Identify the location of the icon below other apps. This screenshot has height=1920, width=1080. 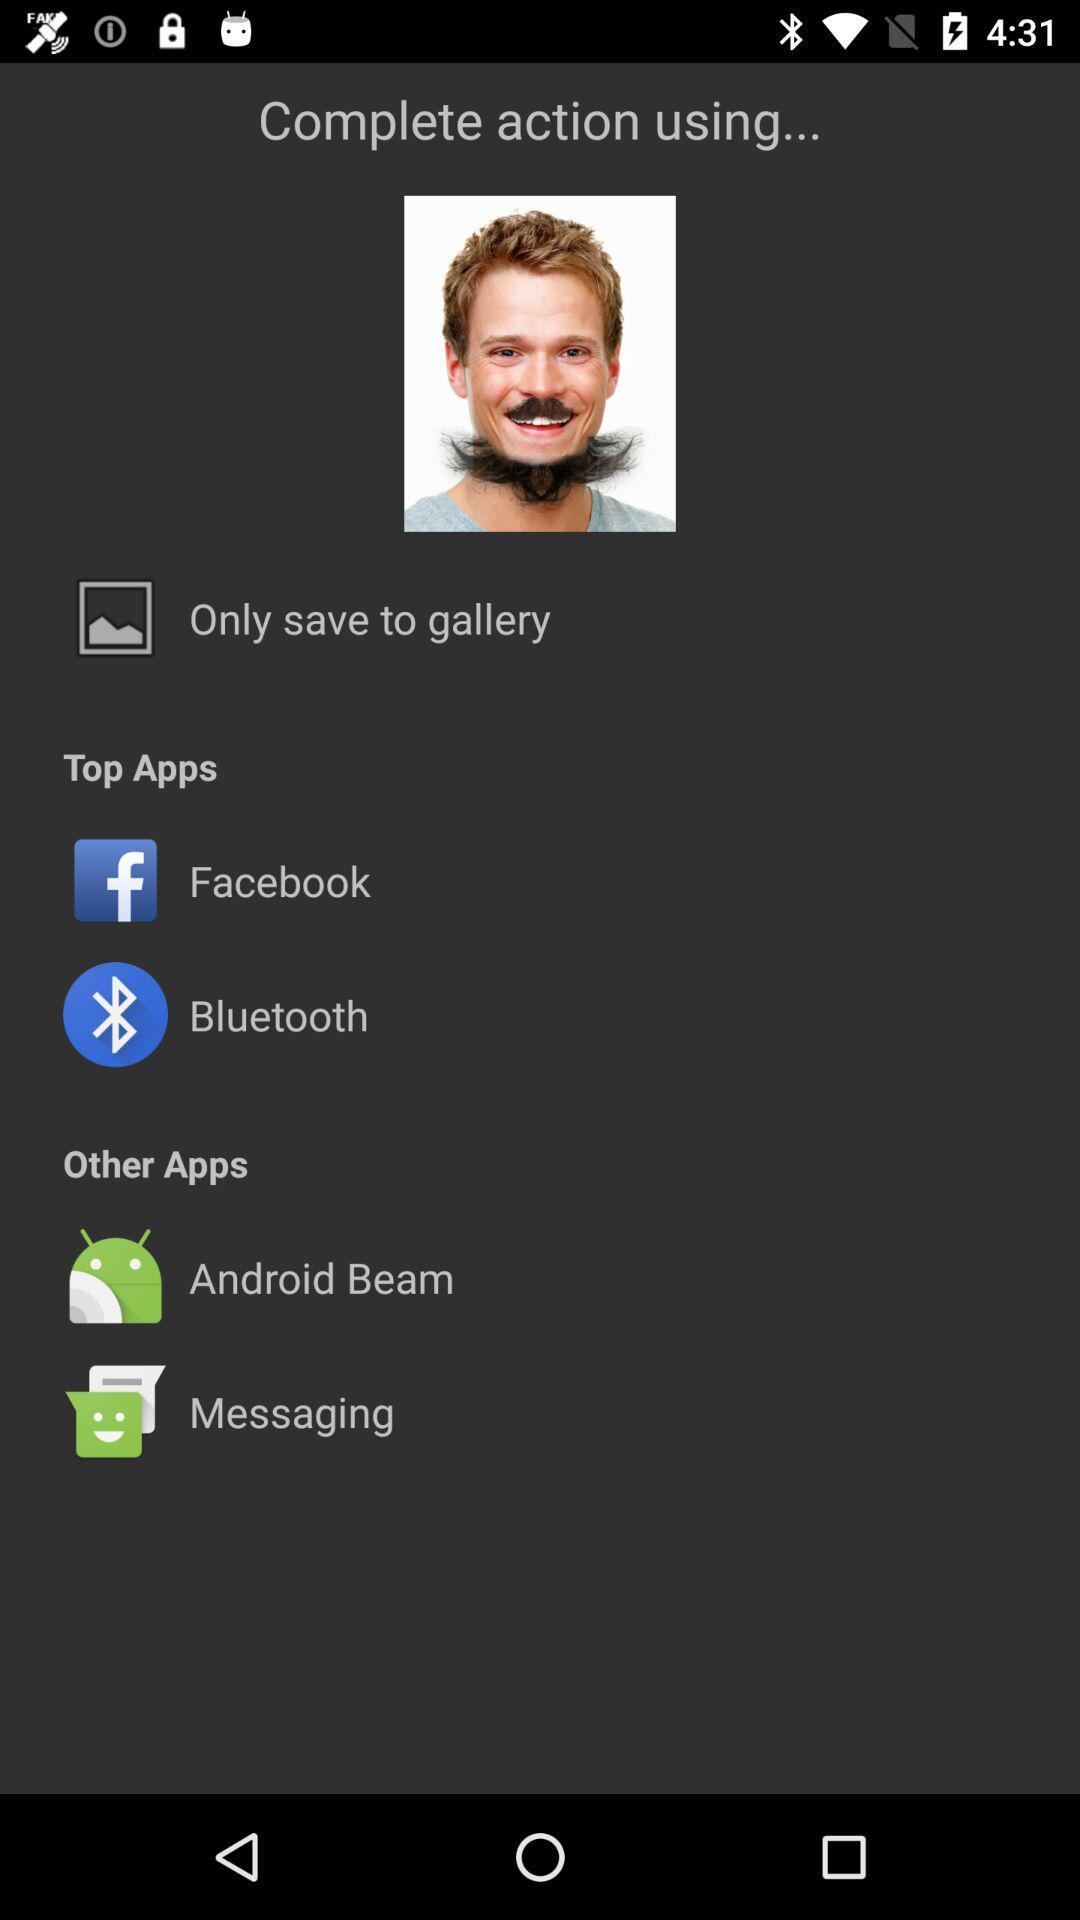
(540, 1209).